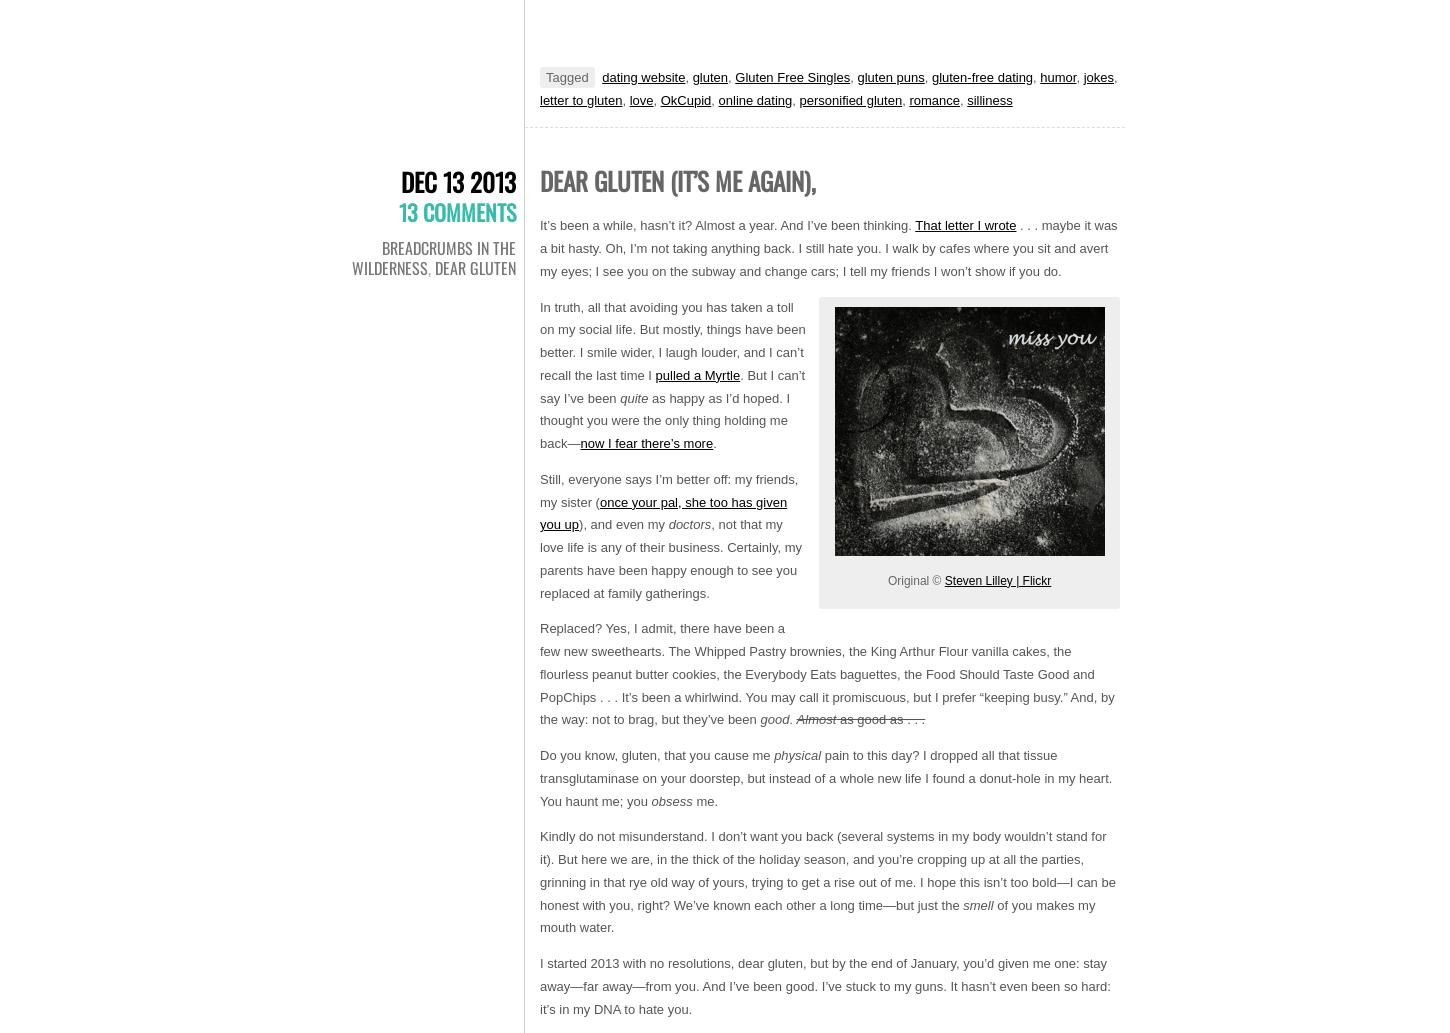 The image size is (1450, 1033). Describe the element at coordinates (659, 99) in the screenshot. I see `'OkCupid'` at that location.